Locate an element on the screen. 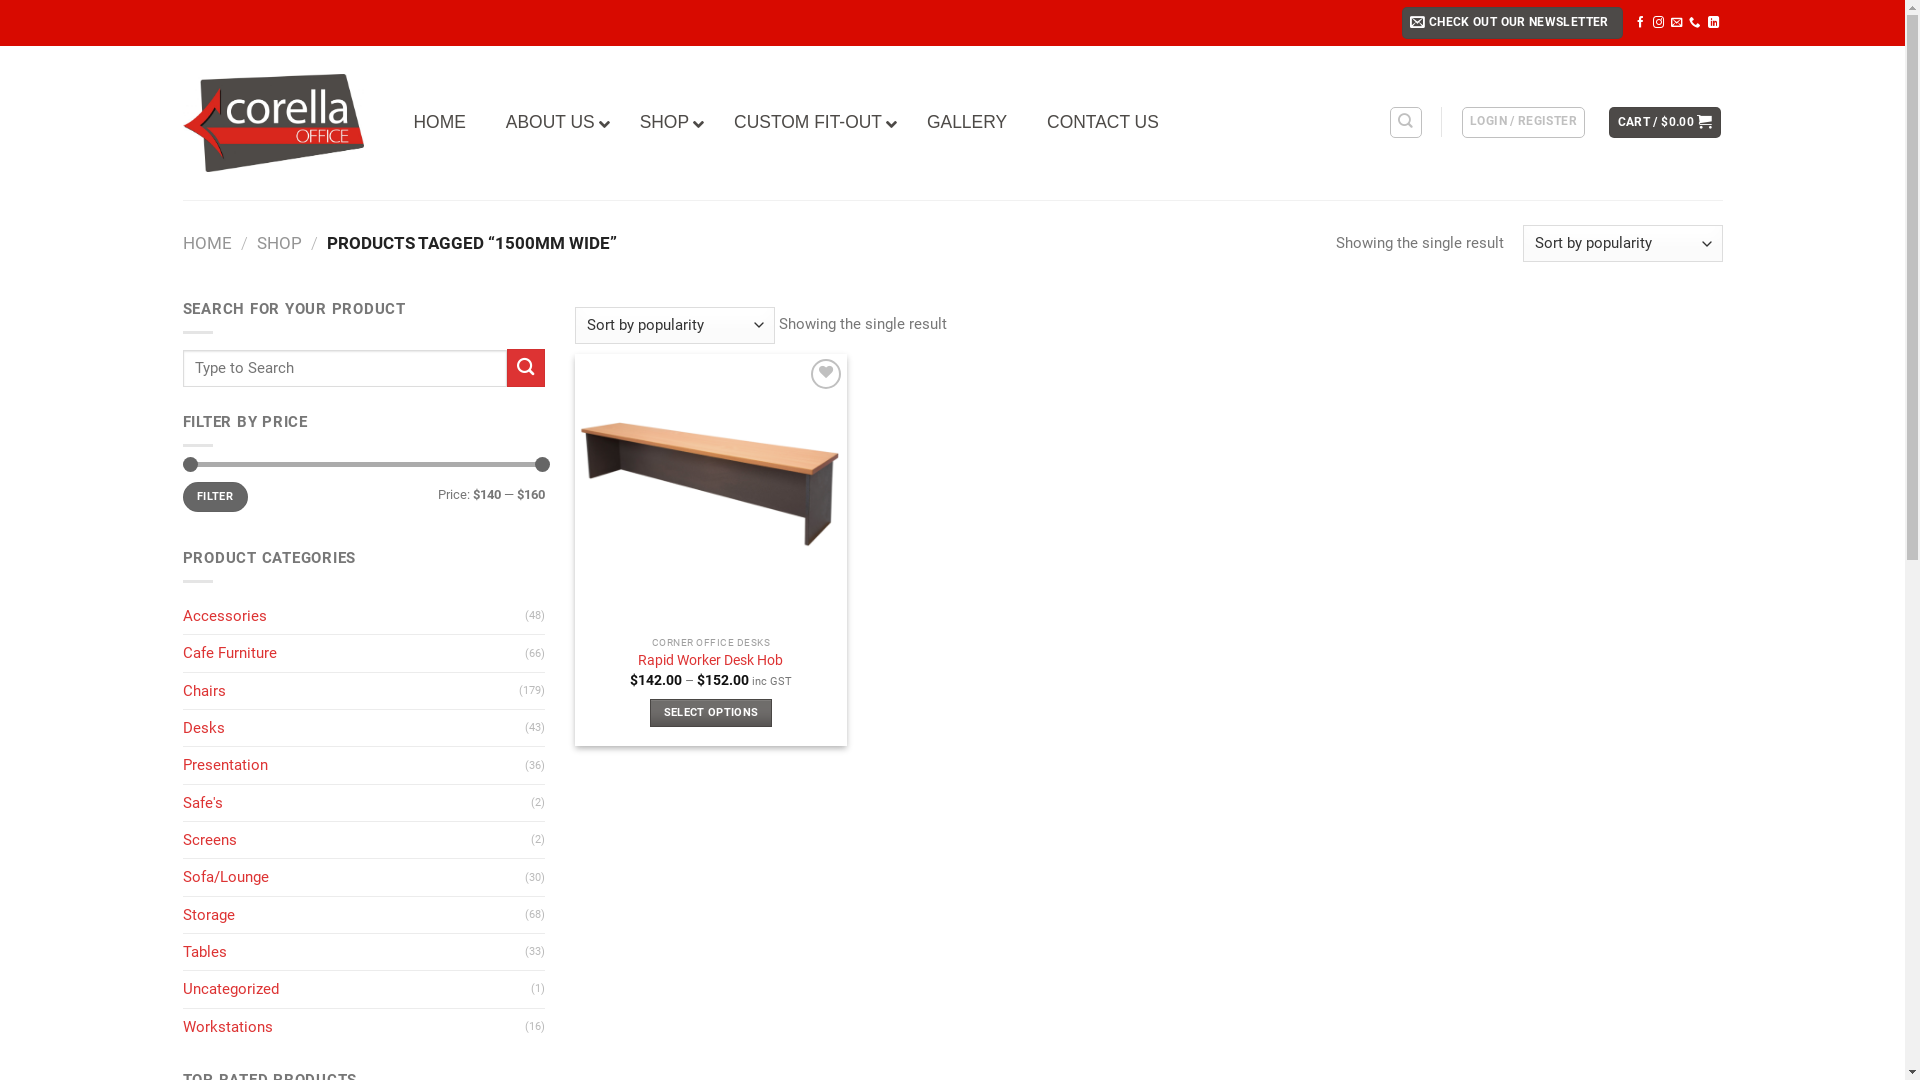 The height and width of the screenshot is (1080, 1920). 'Sofa/Lounge' is located at coordinates (353, 875).